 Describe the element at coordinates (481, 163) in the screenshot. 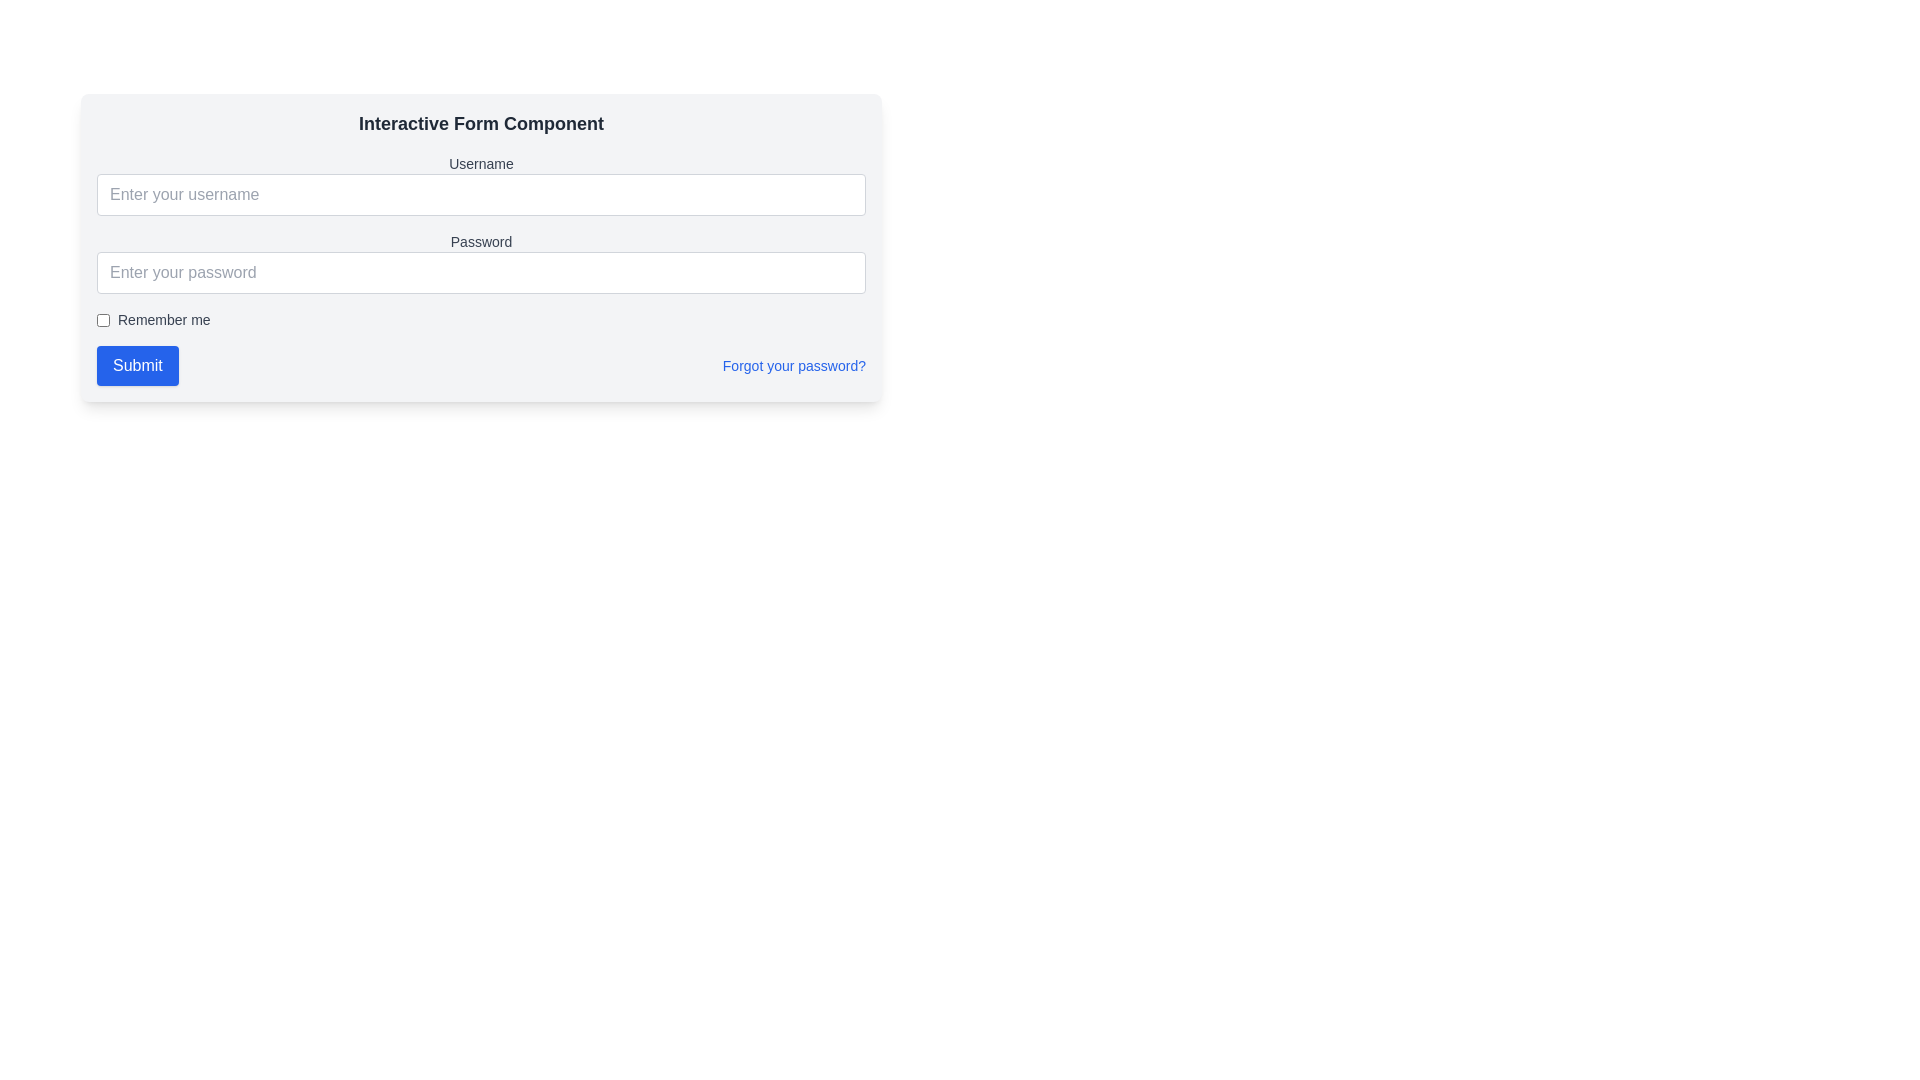

I see `the 'Username' text label element, which is styled with a small font size, medium weight, and gray color, positioned directly above the username input field in the form layout` at that location.